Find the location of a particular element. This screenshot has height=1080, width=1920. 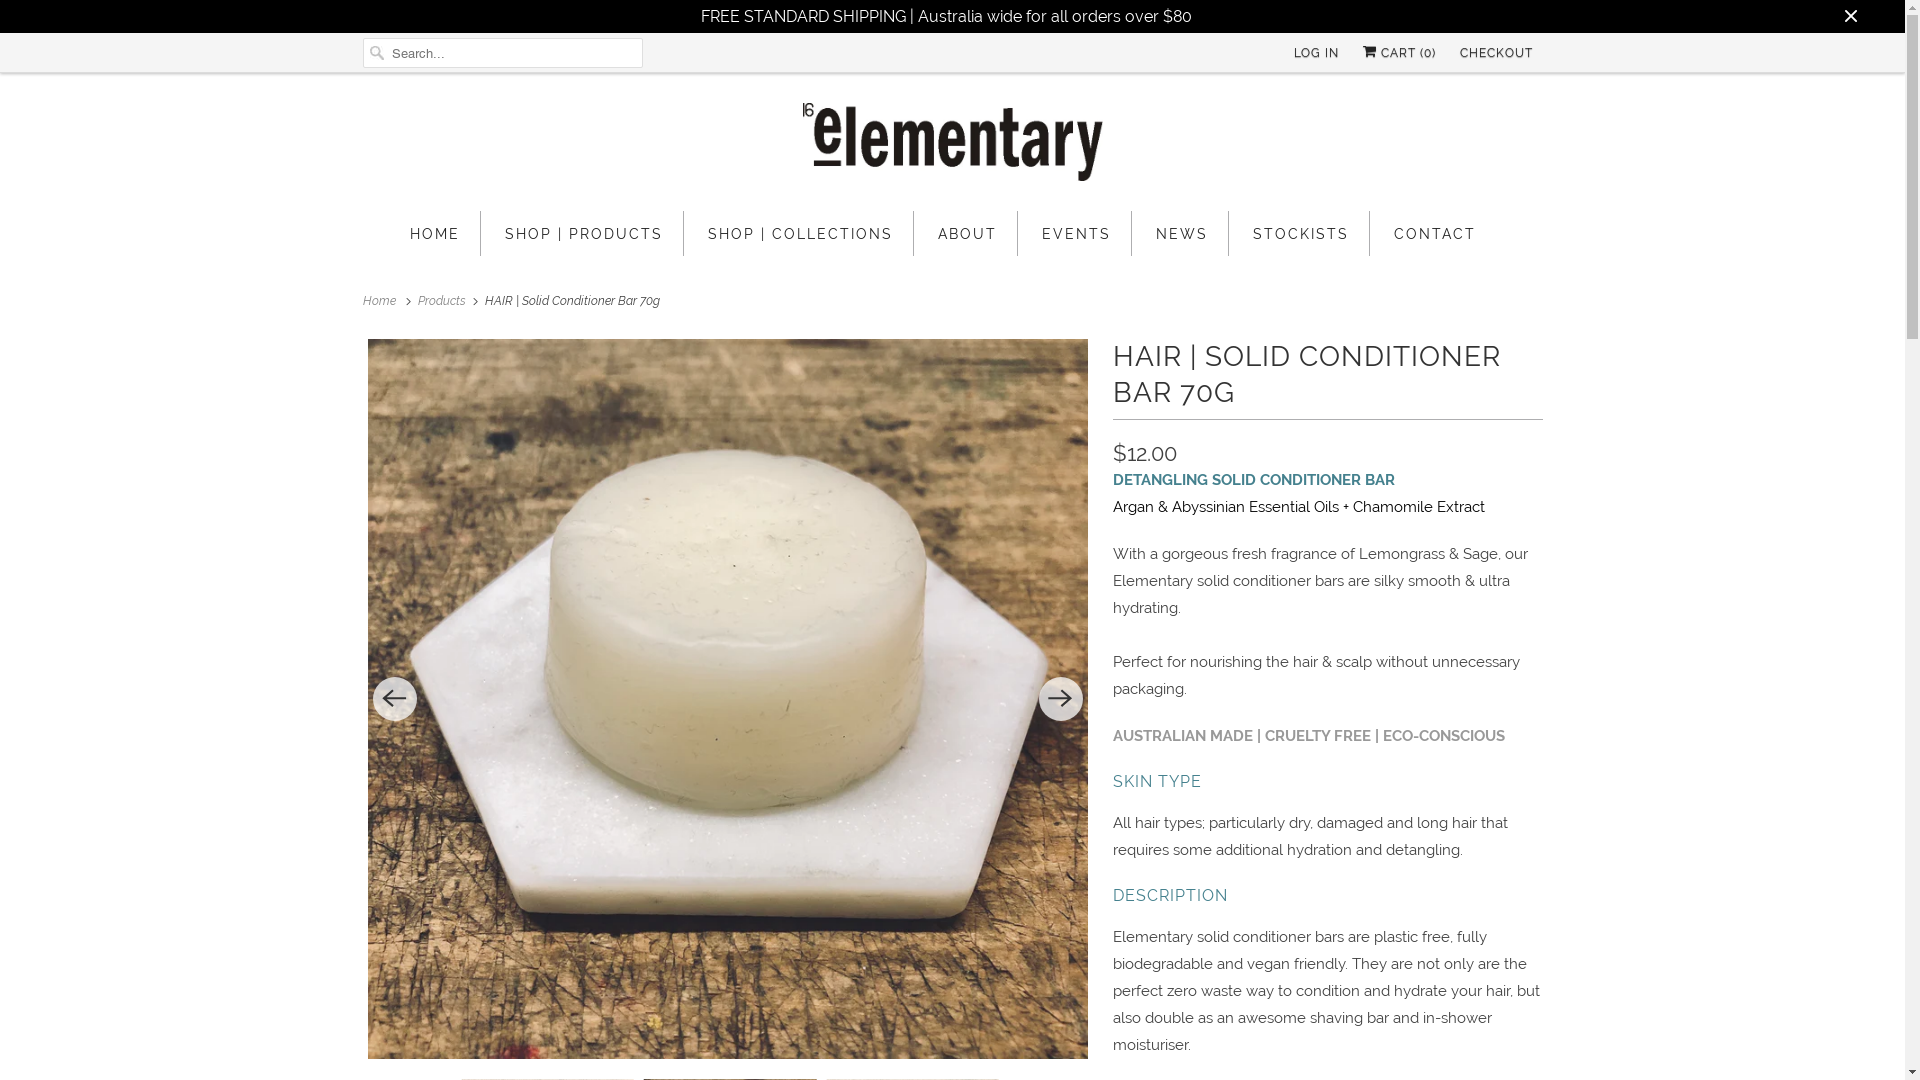

'Products' is located at coordinates (442, 300).